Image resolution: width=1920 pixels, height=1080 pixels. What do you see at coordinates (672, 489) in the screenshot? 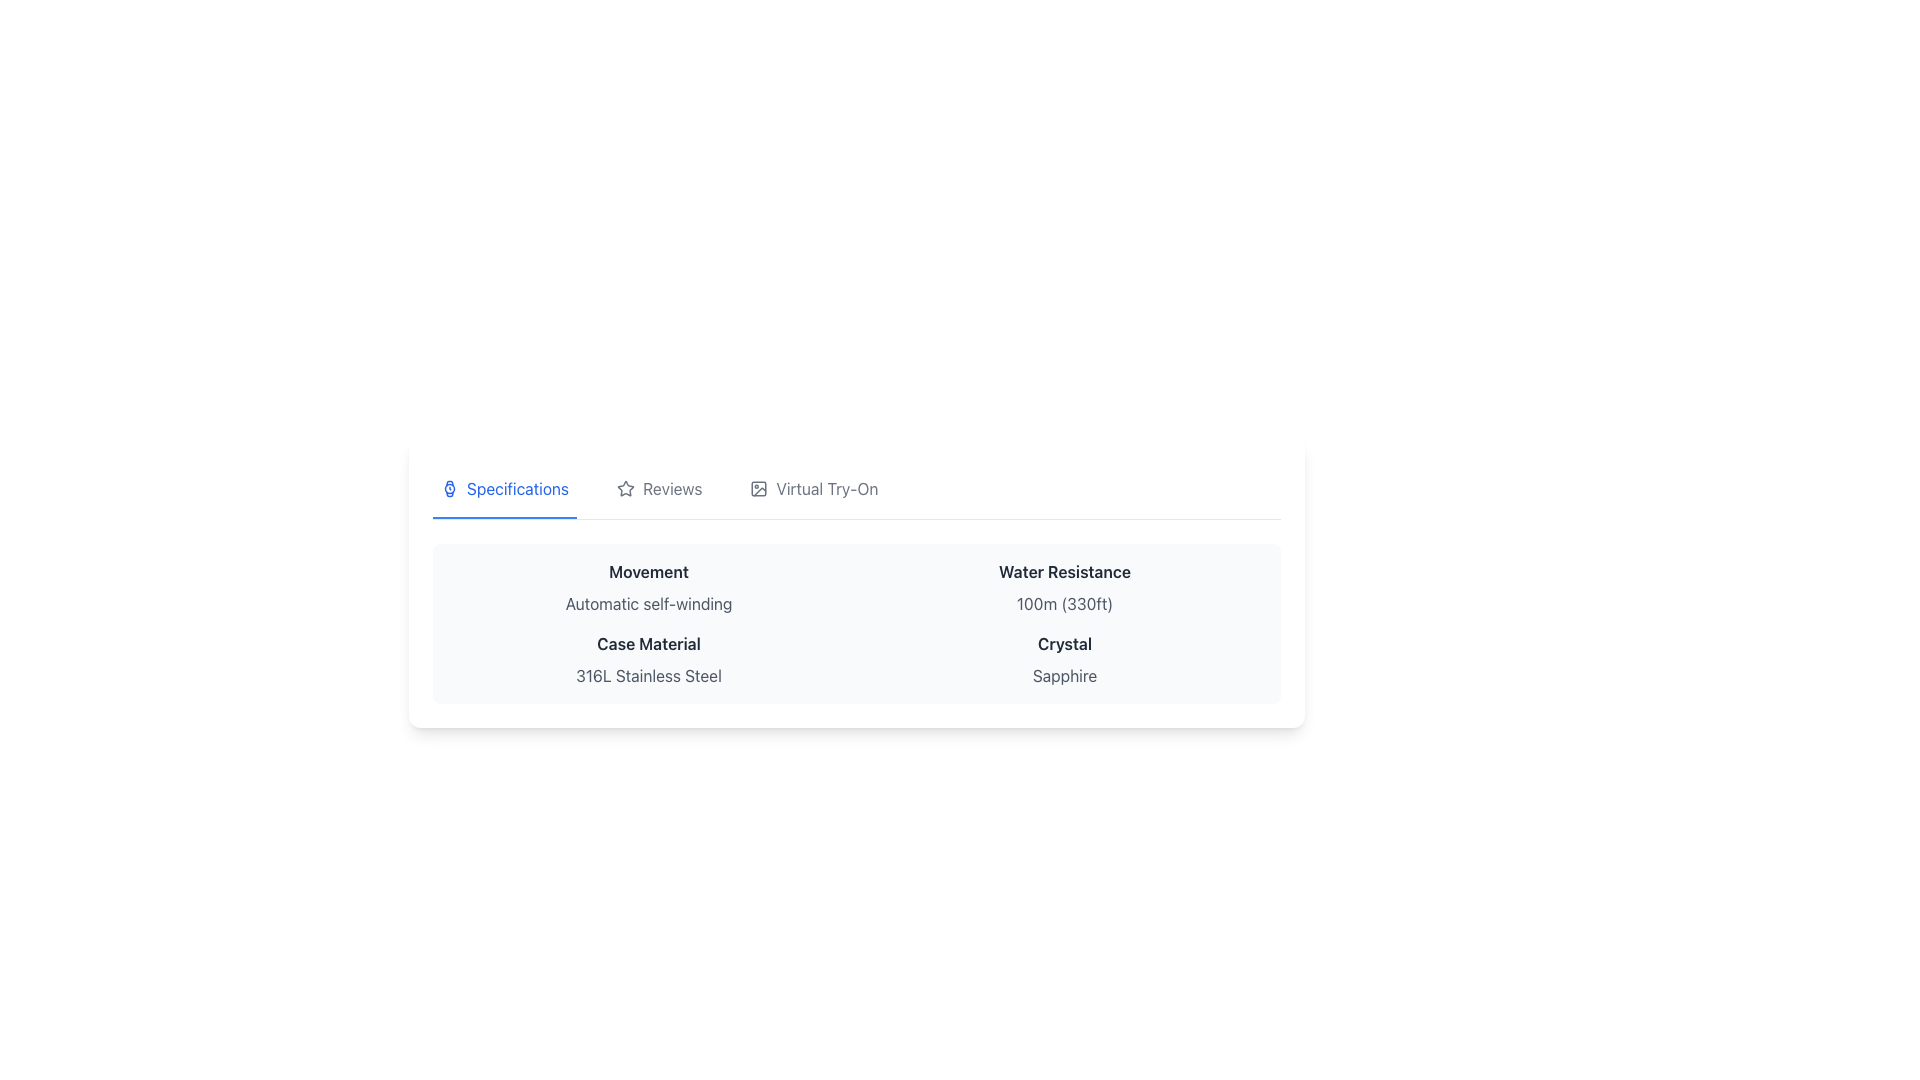
I see `the 'Reviews' text label within the navigational tab` at bounding box center [672, 489].